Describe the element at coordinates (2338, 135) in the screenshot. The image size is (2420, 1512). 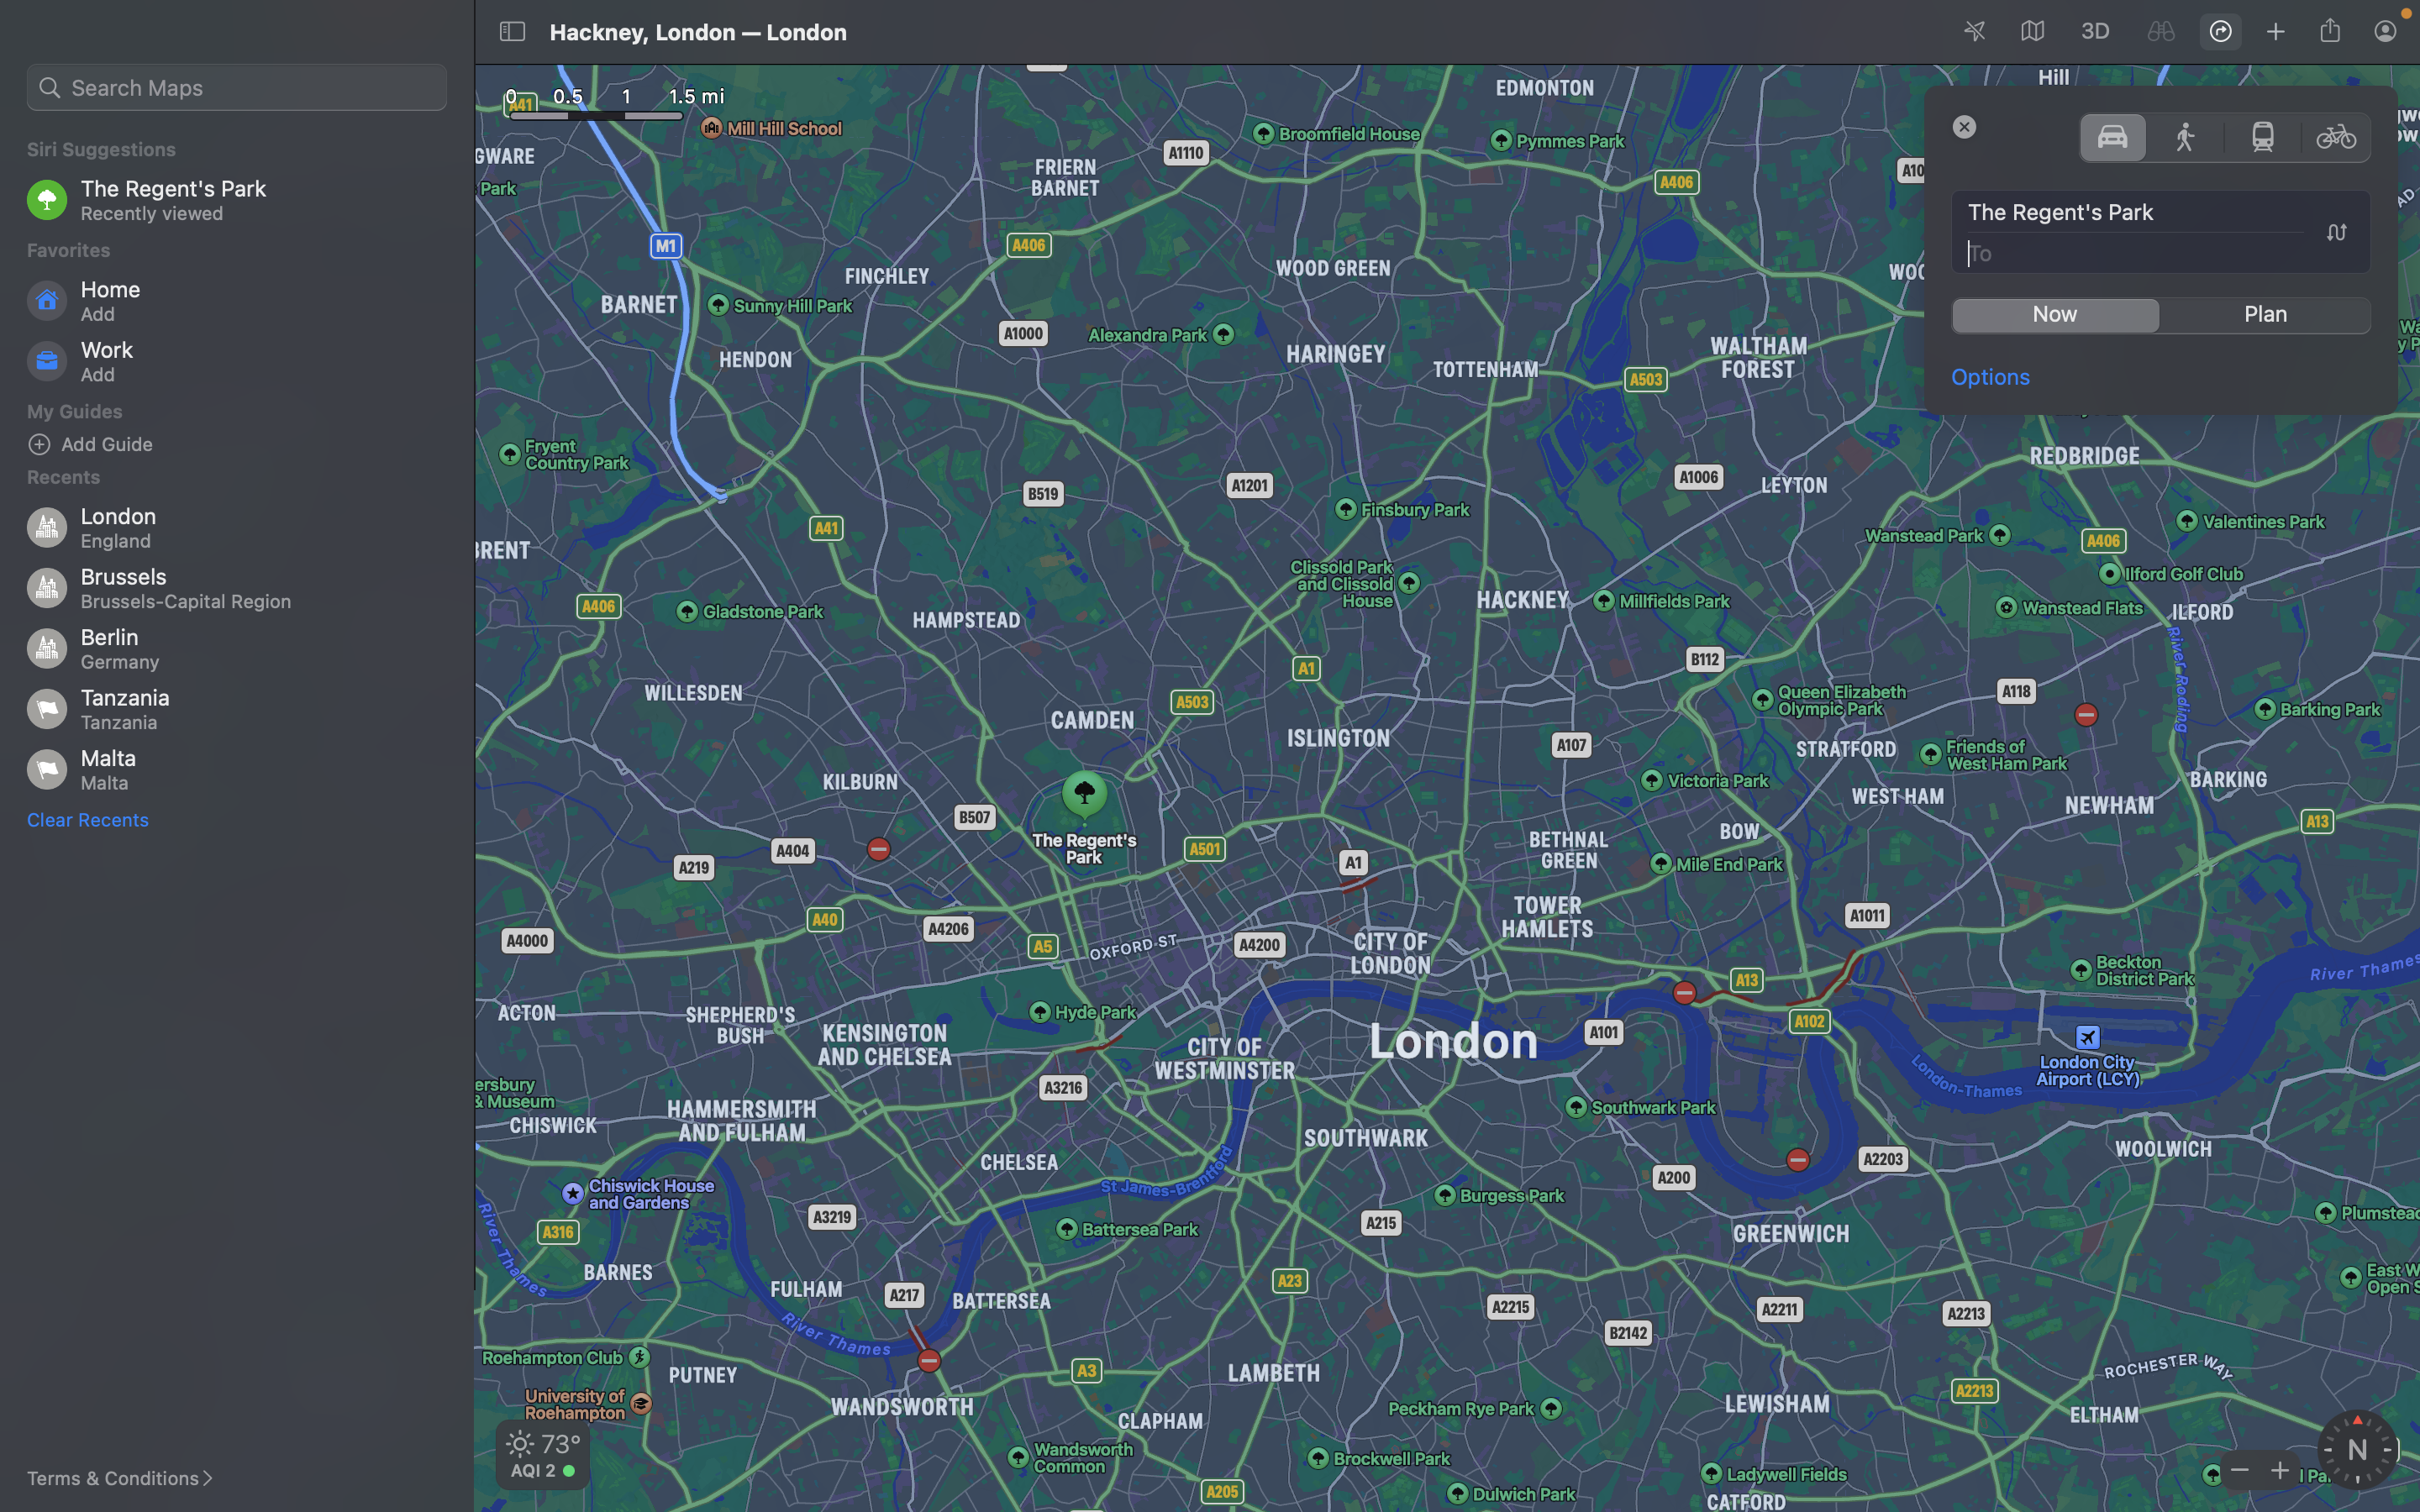
I see `Switch commuting preference to cycling` at that location.